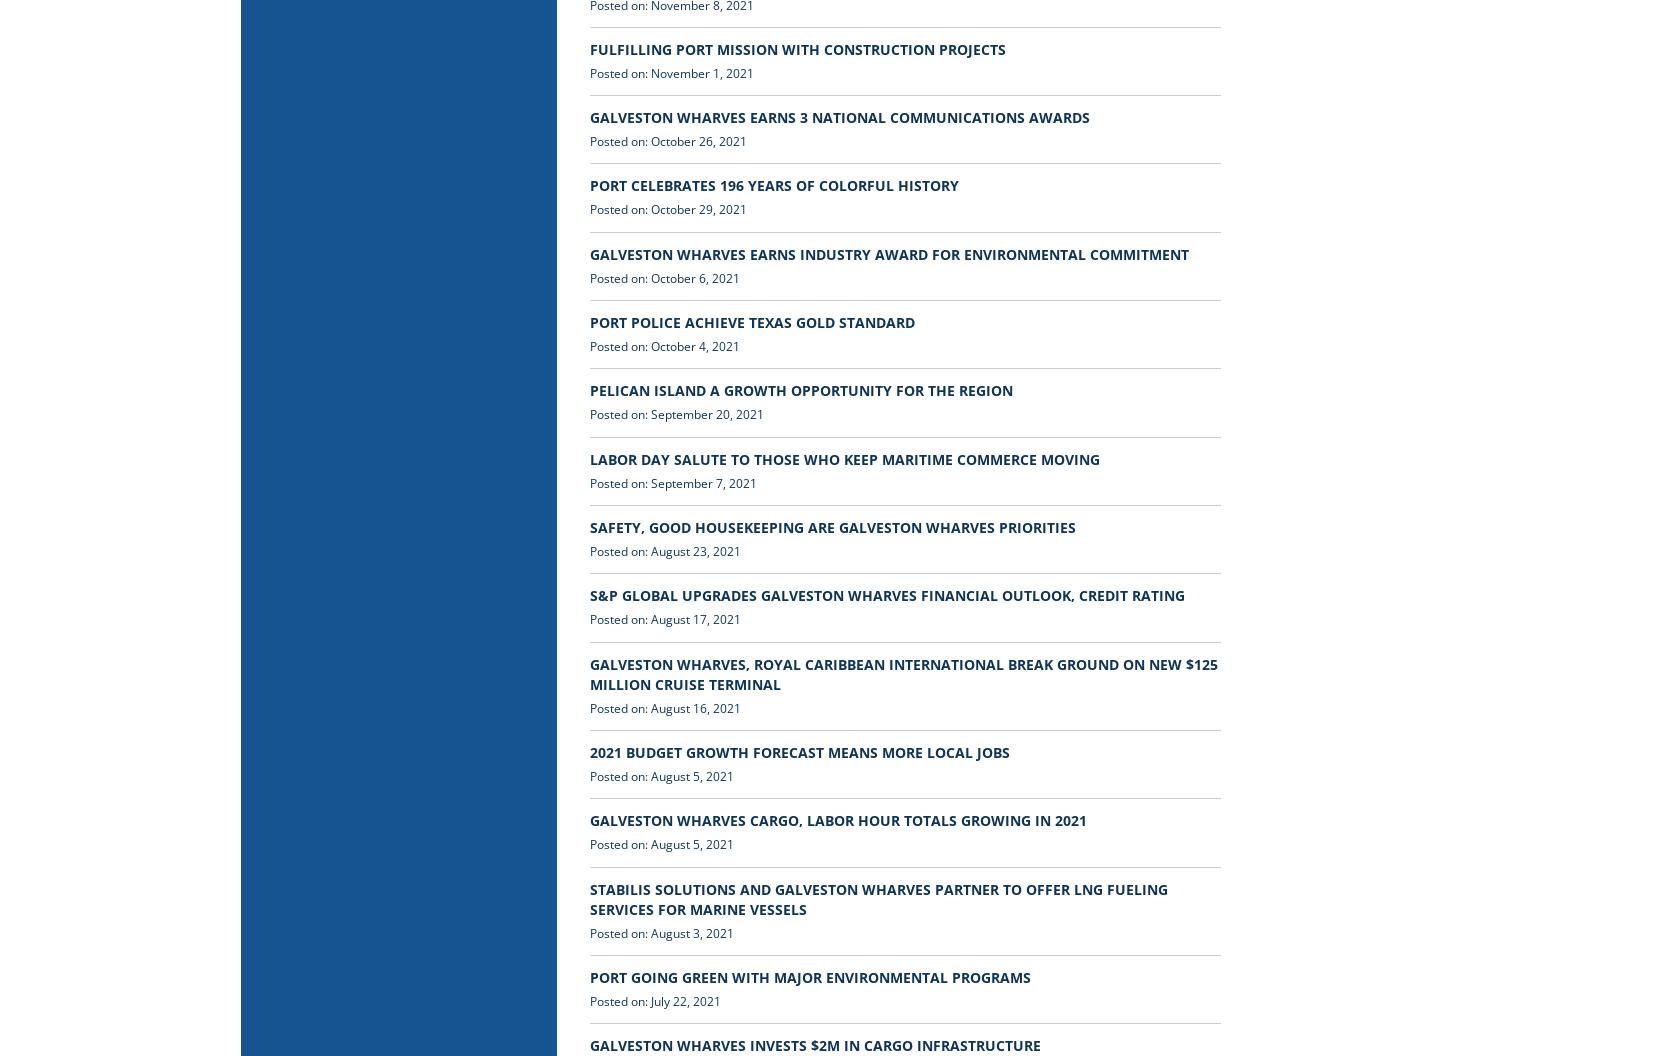 This screenshot has width=1653, height=1056. What do you see at coordinates (667, 141) in the screenshot?
I see `'Posted on: October 26, 2021'` at bounding box center [667, 141].